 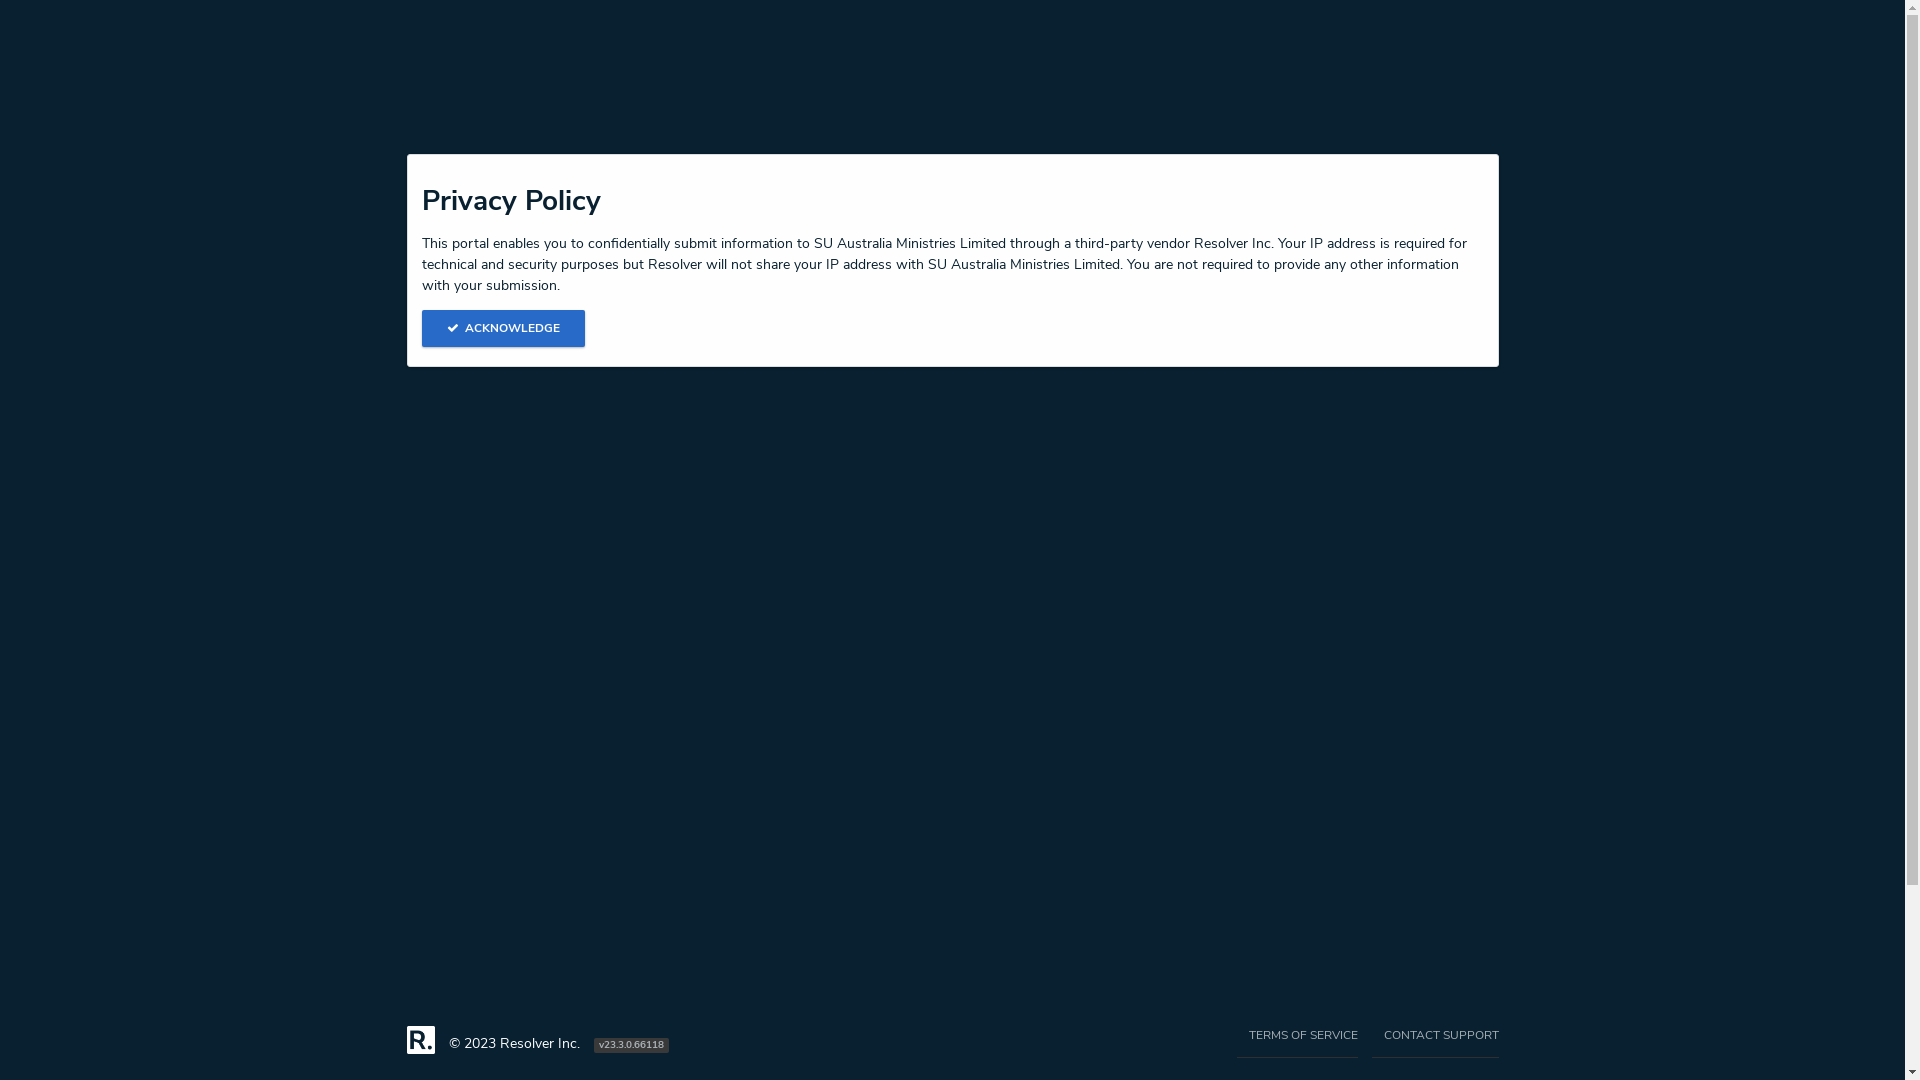 What do you see at coordinates (1296, 1041) in the screenshot?
I see `'TERMS OF SERVICE'` at bounding box center [1296, 1041].